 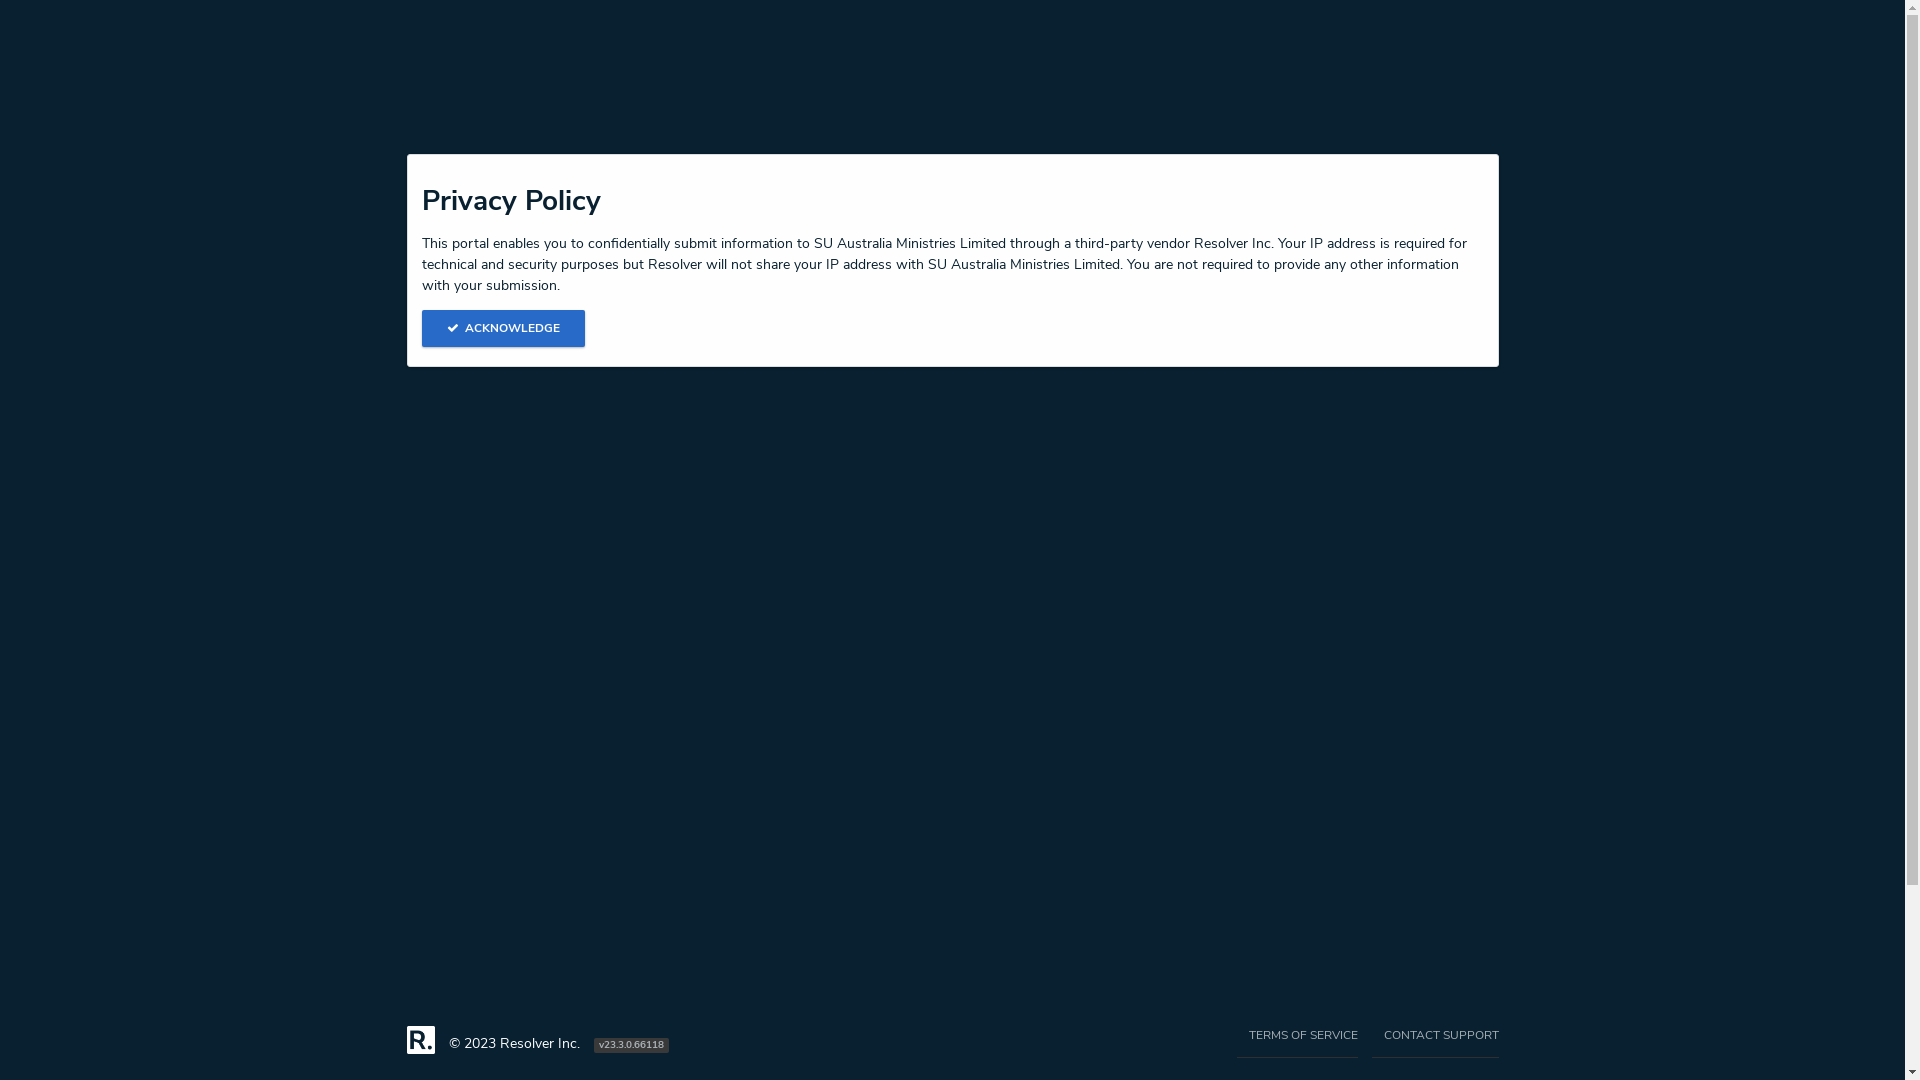 What do you see at coordinates (1296, 1041) in the screenshot?
I see `'TERMS OF SERVICE'` at bounding box center [1296, 1041].